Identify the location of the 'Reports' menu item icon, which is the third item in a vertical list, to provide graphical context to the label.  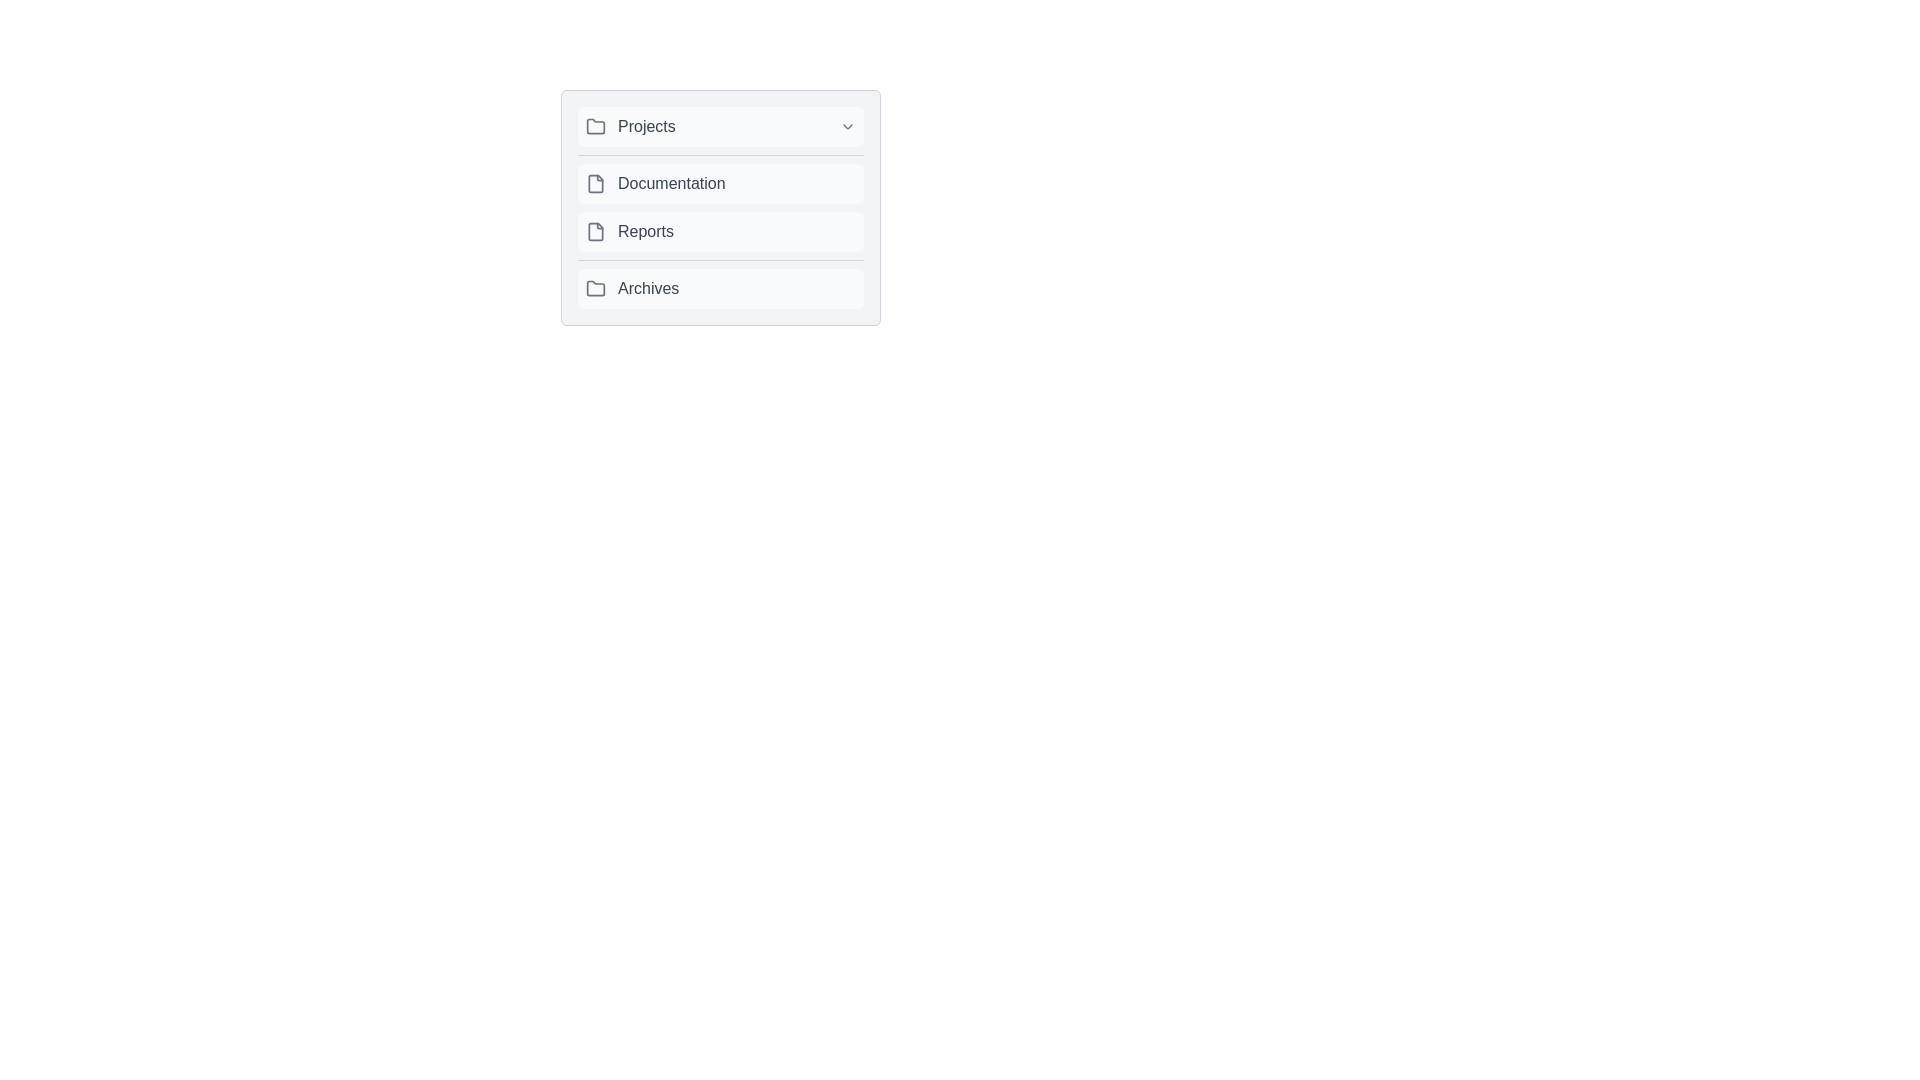
(594, 230).